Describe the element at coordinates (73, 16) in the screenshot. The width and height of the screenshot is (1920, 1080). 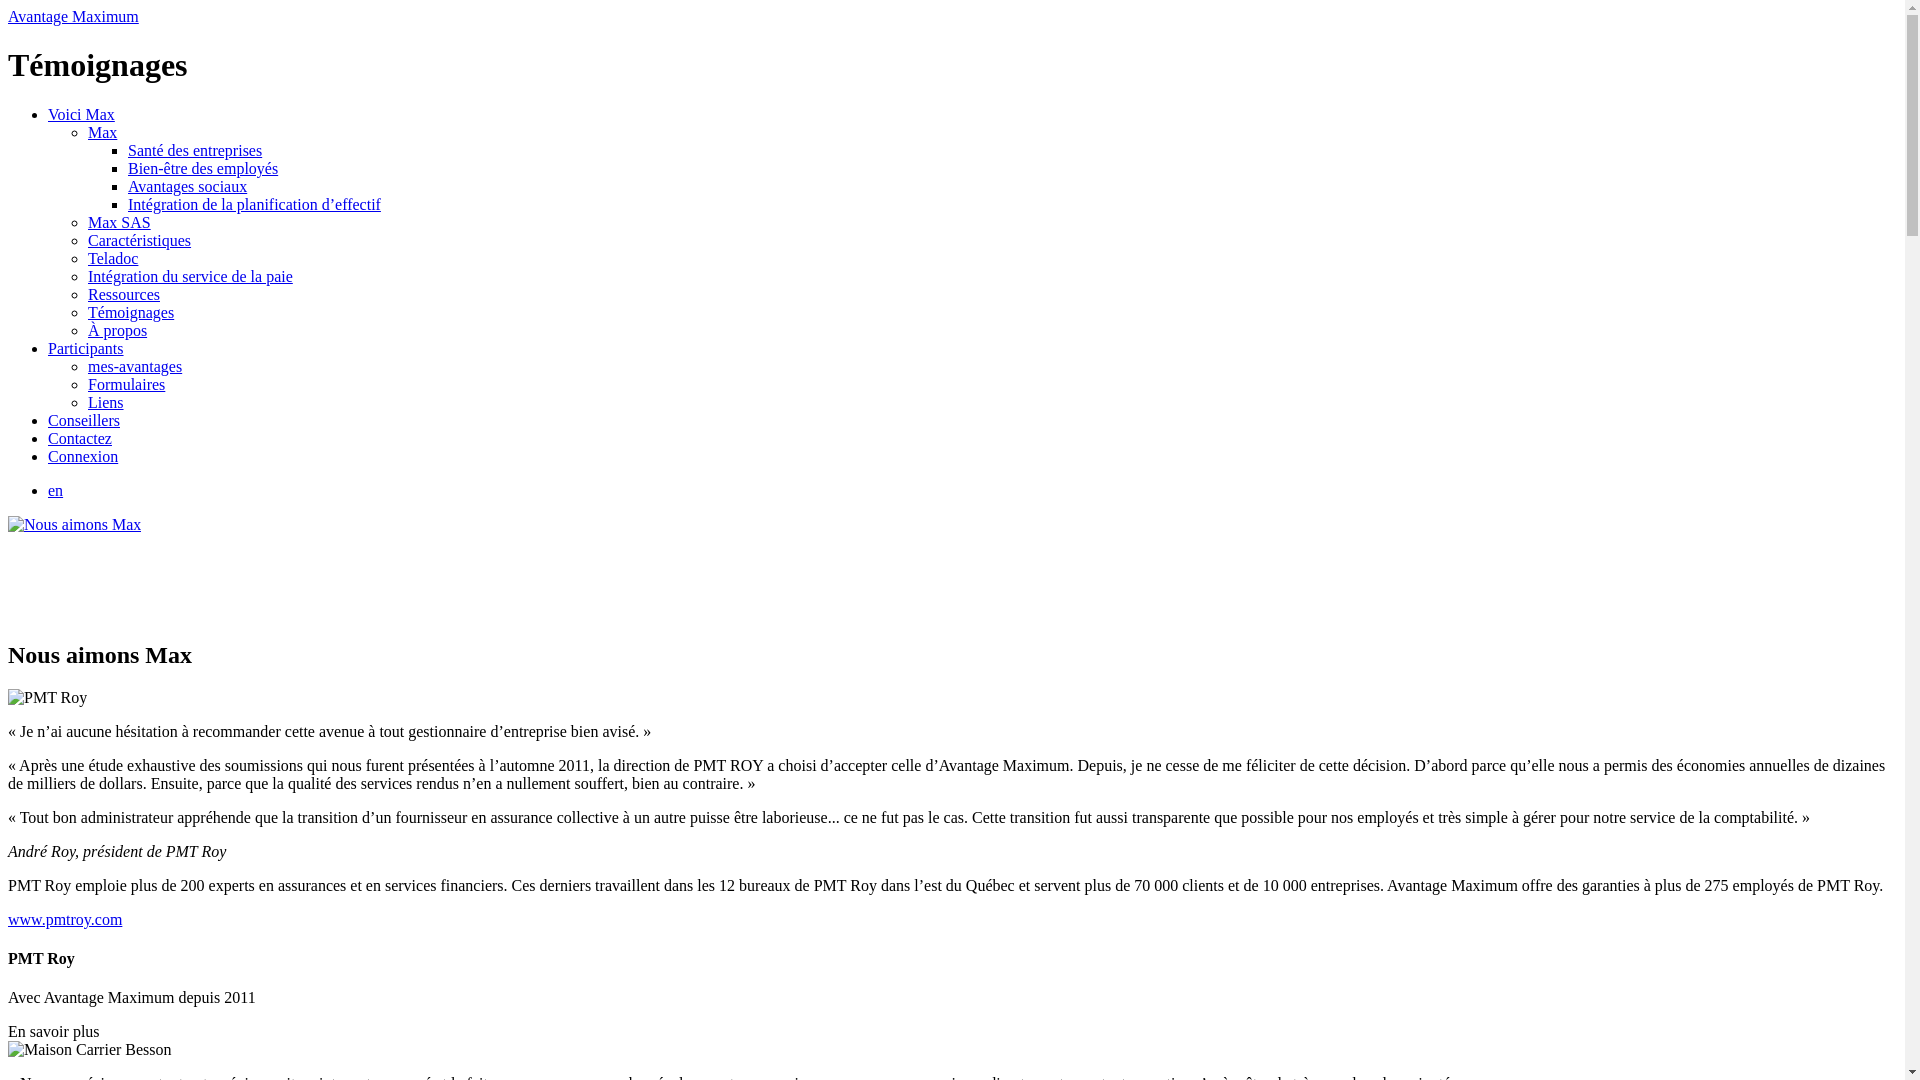
I see `'Avantage Maximum'` at that location.